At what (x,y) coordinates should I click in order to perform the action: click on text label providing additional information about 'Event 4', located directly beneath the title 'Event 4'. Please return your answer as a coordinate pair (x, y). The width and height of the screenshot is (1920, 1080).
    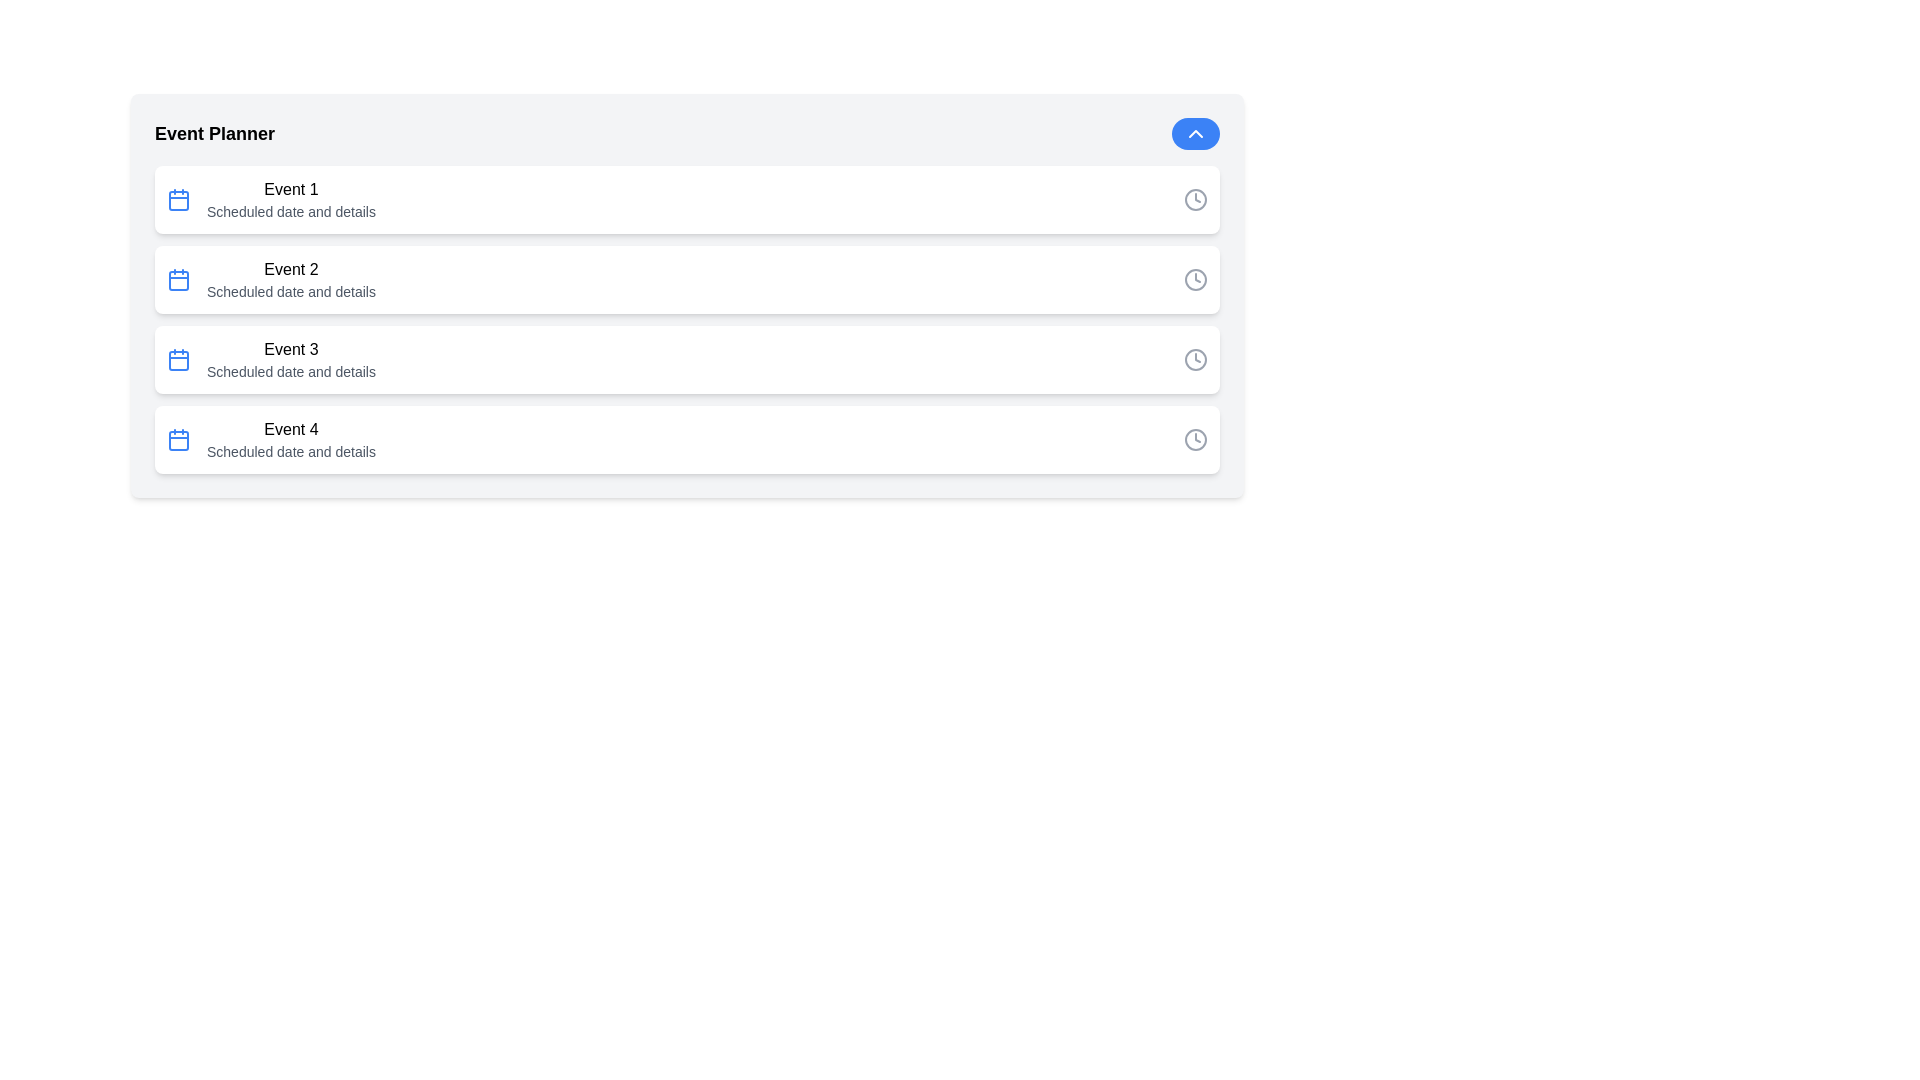
    Looking at the image, I should click on (290, 451).